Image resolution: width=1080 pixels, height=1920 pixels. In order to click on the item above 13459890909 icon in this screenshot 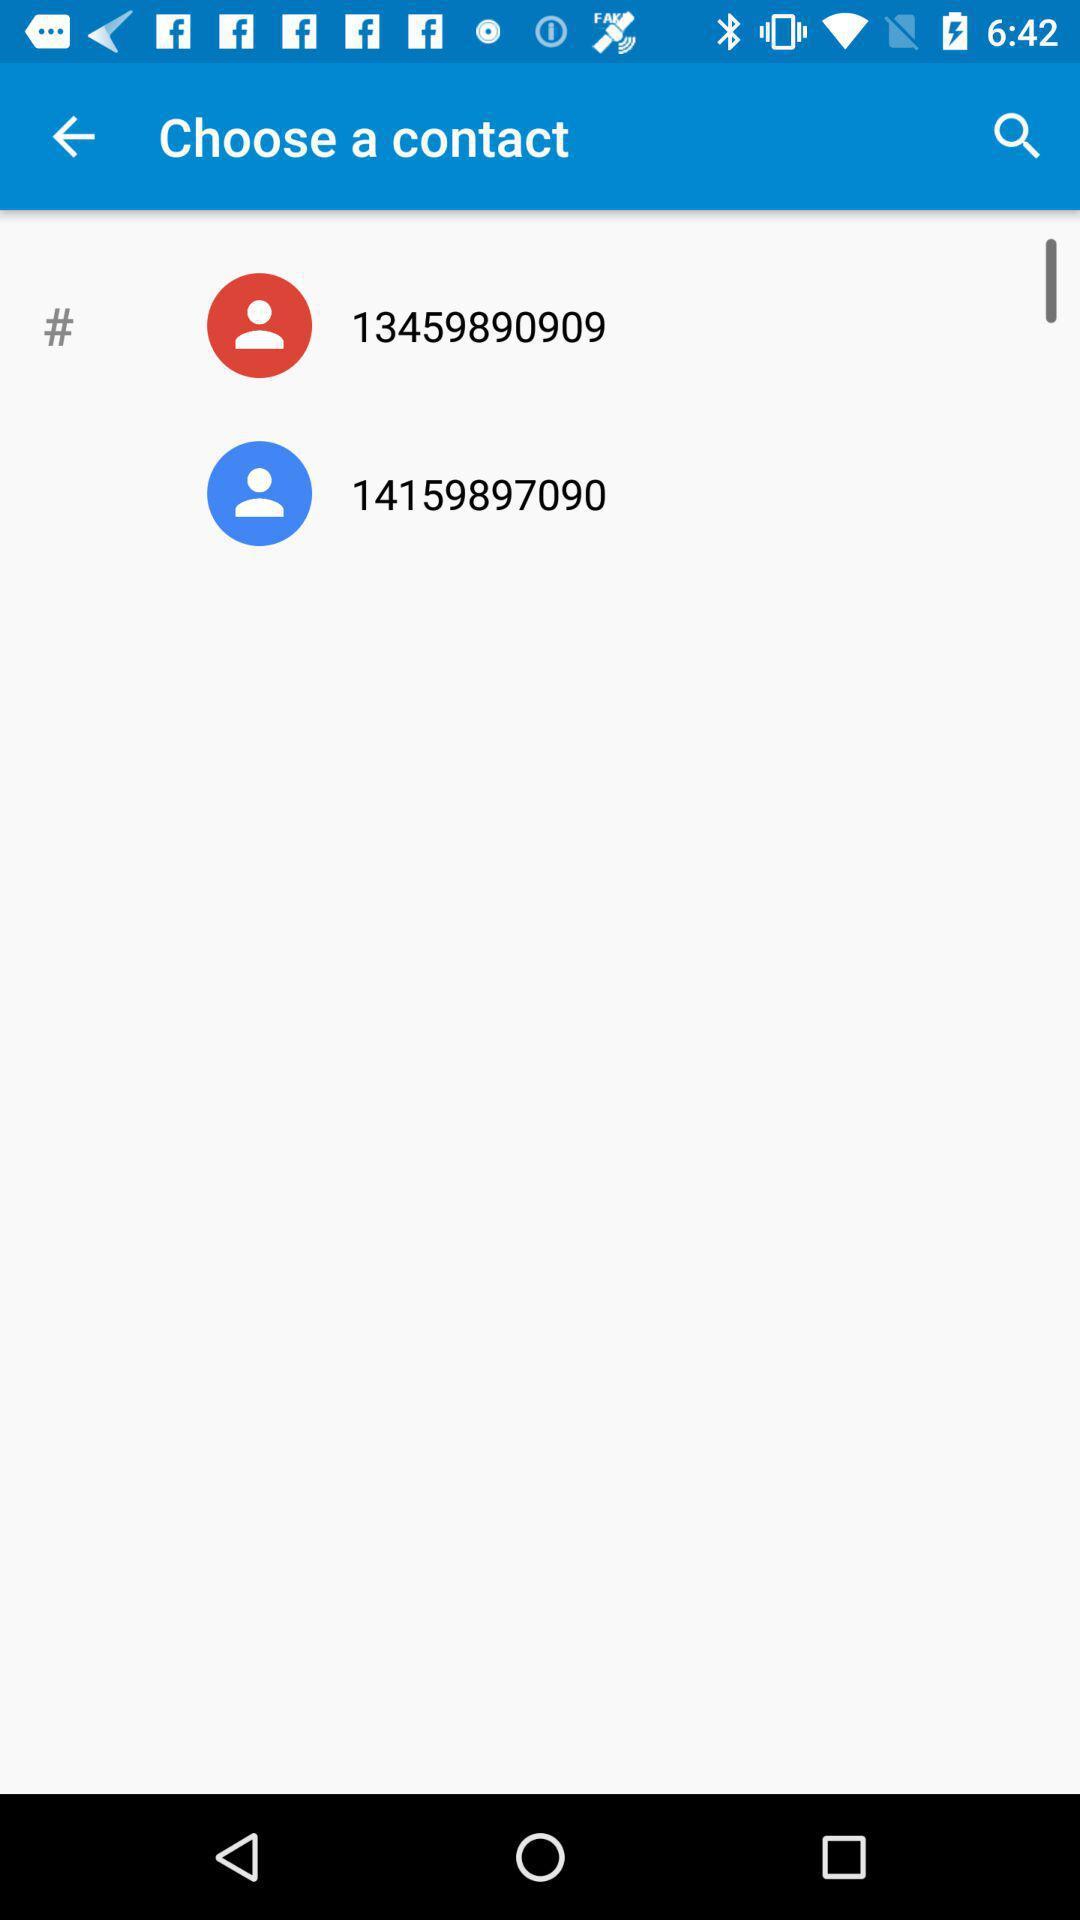, I will do `click(1017, 135)`.